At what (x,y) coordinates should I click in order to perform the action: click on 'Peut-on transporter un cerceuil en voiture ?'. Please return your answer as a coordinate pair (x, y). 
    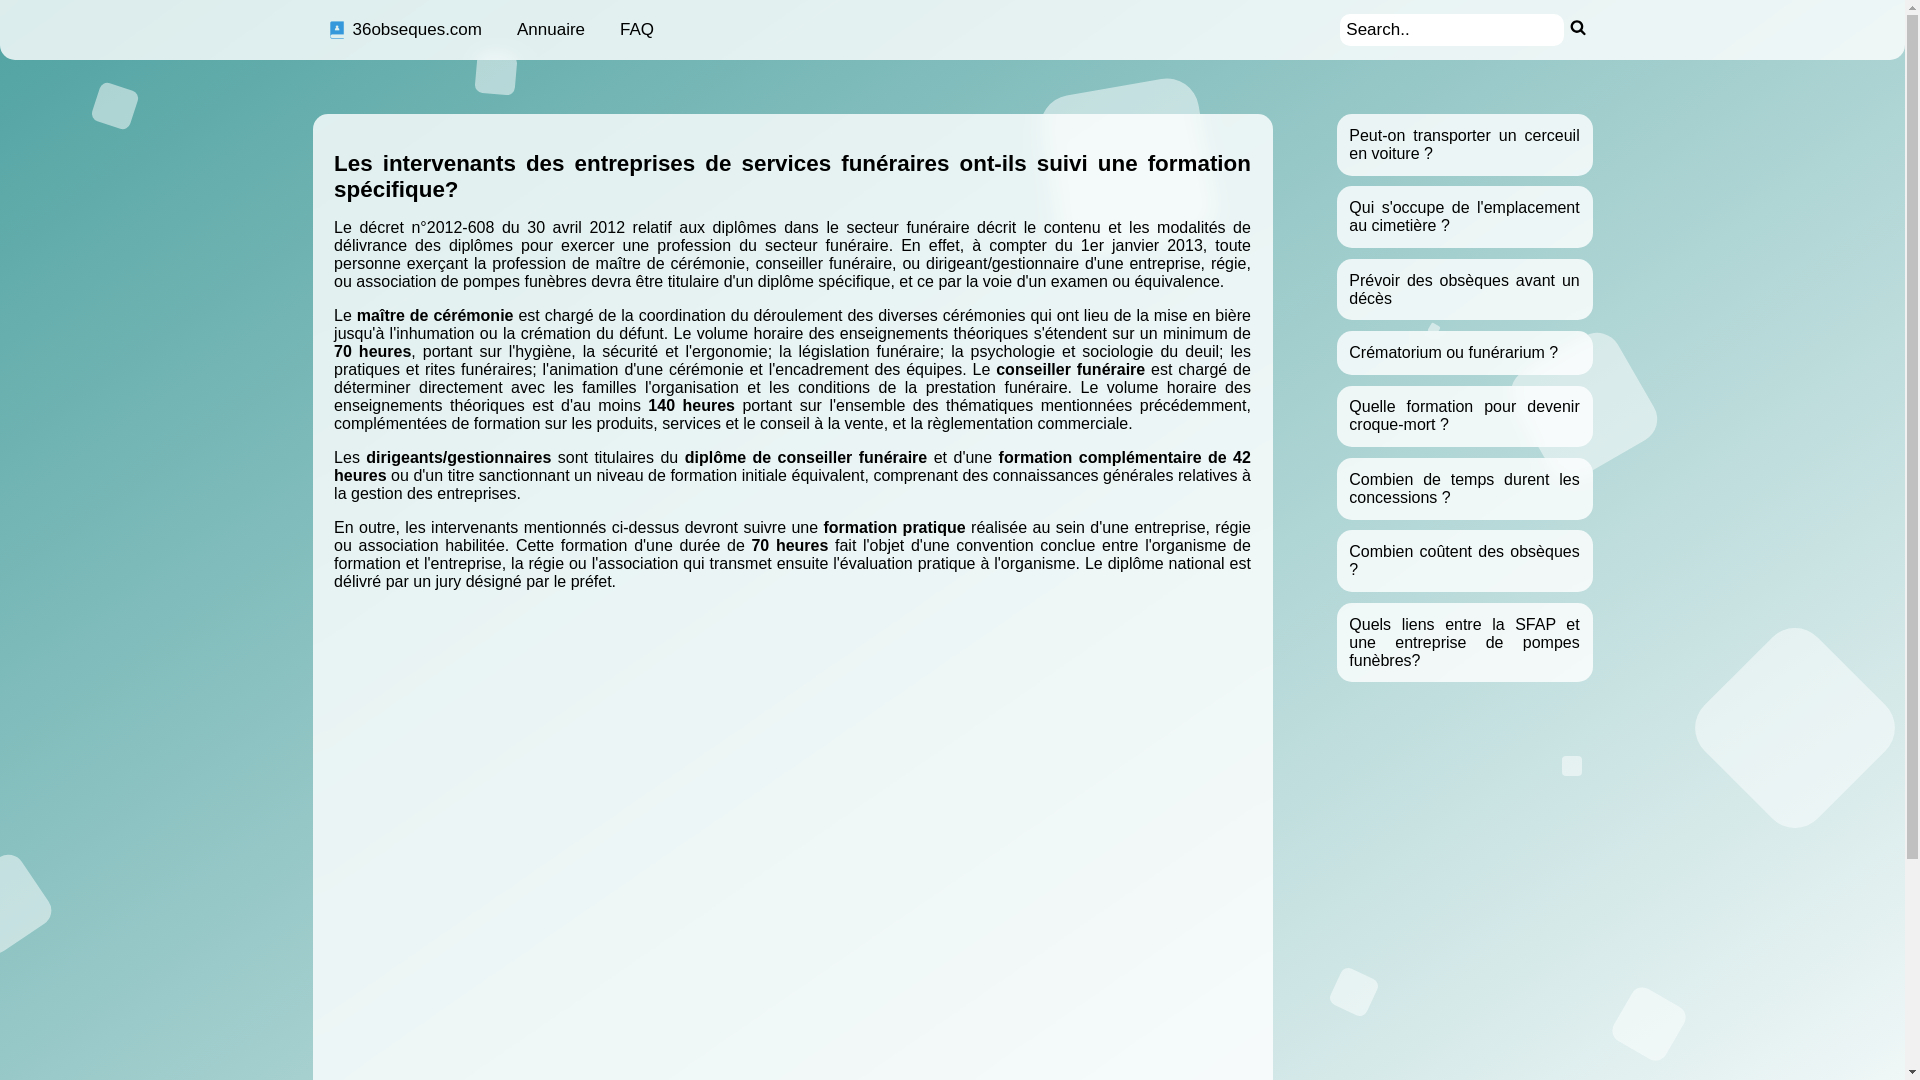
    Looking at the image, I should click on (1464, 143).